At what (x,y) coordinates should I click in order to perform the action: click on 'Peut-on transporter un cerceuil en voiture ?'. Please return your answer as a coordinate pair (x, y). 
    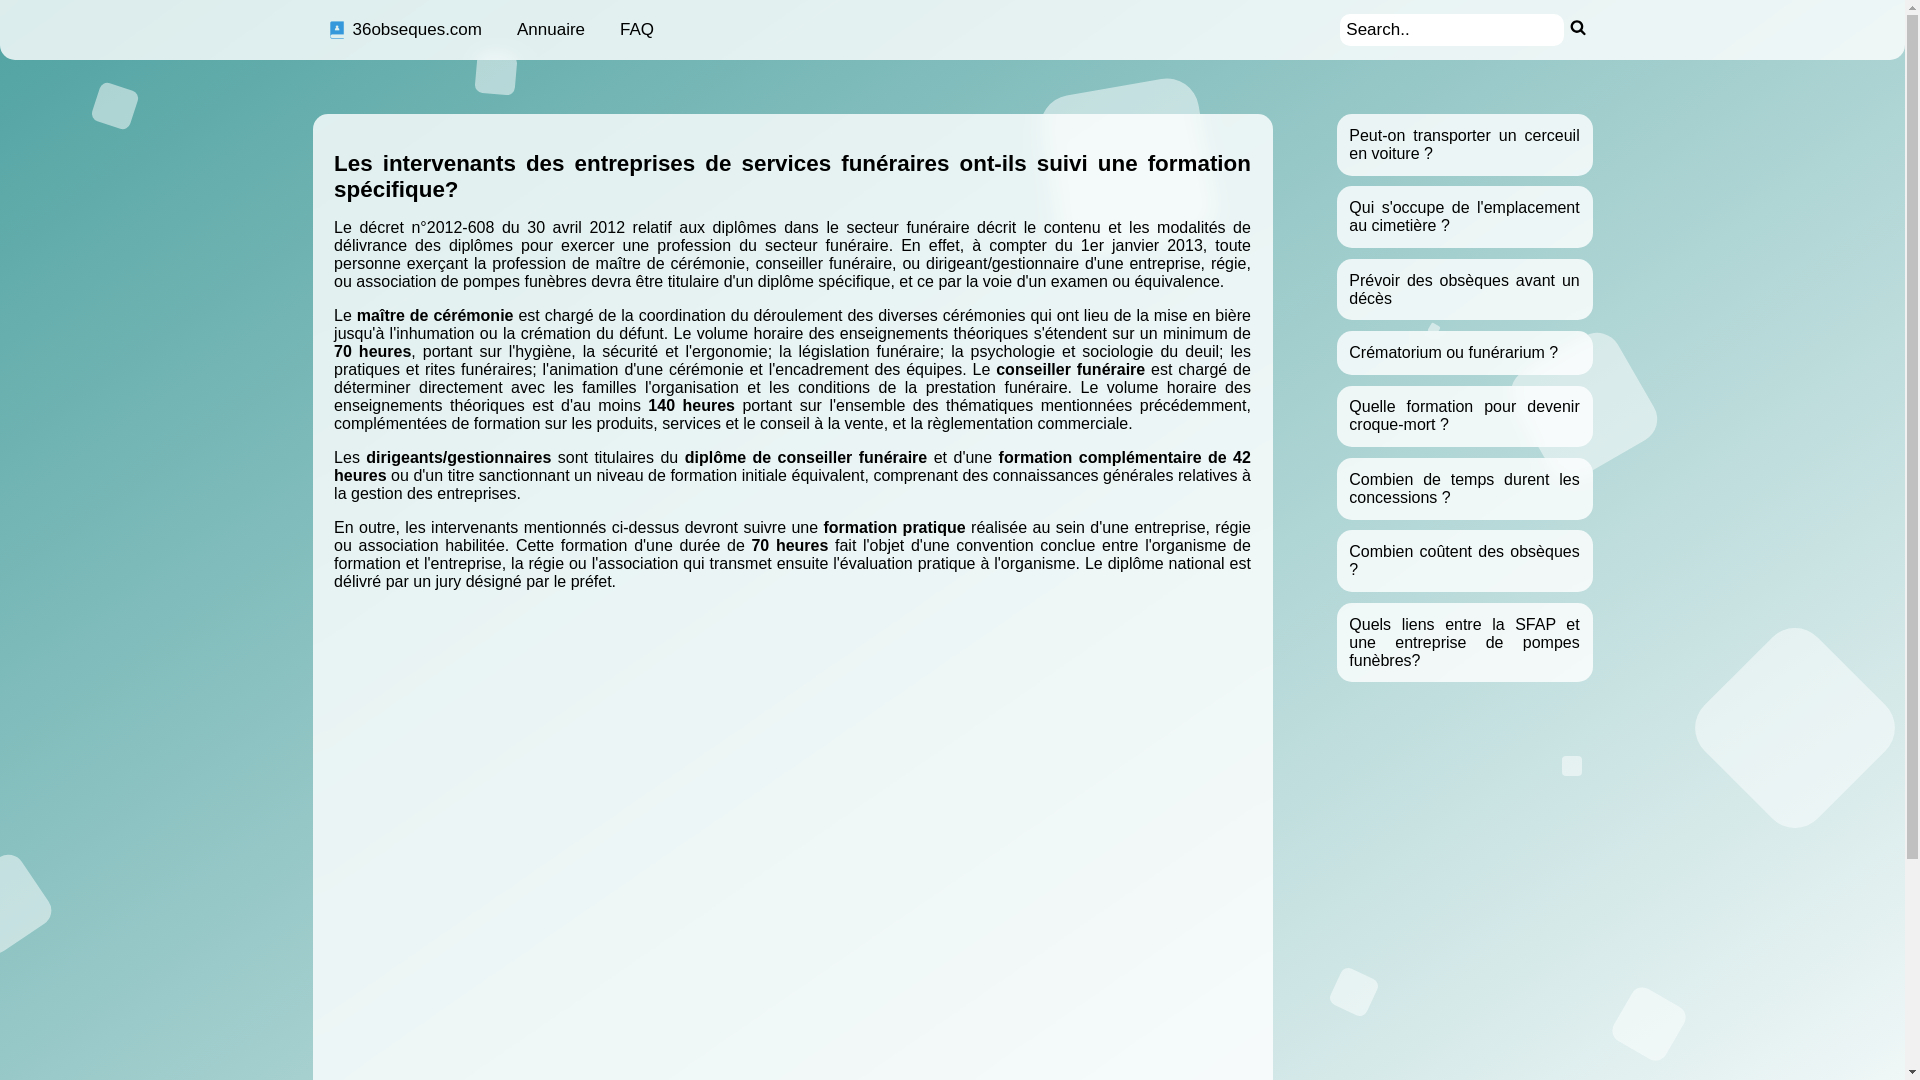
    Looking at the image, I should click on (1464, 143).